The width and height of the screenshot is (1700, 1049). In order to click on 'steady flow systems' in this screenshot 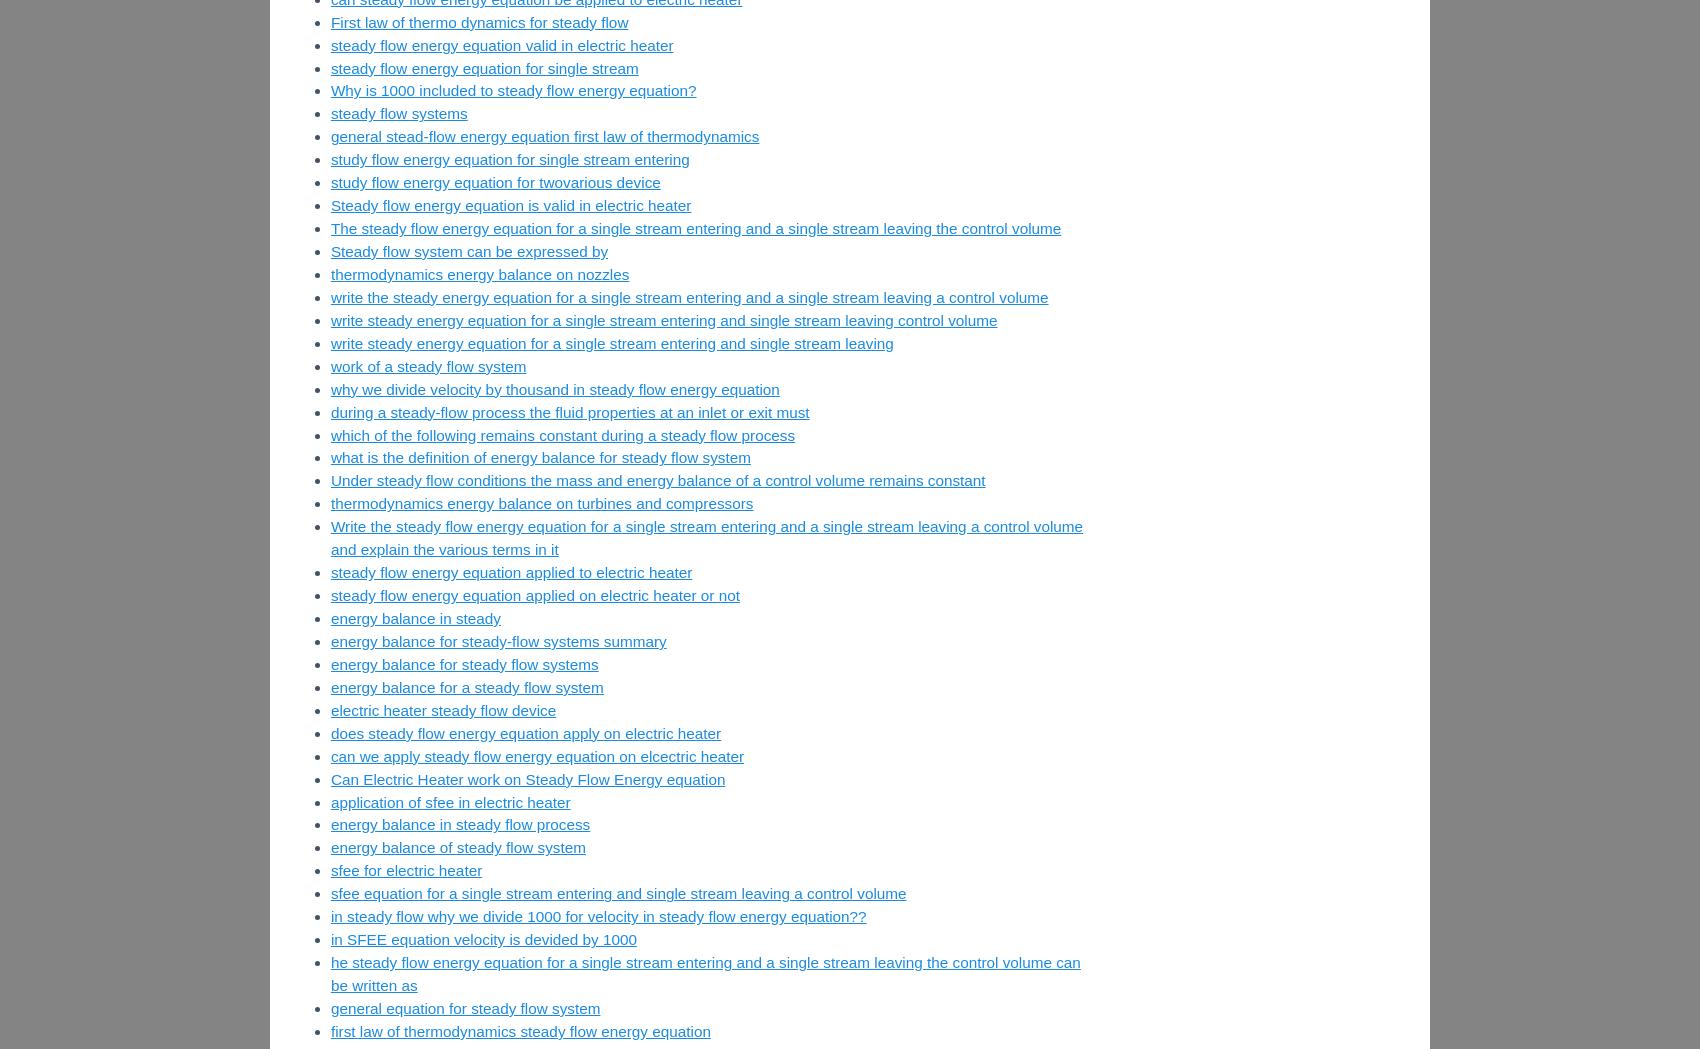, I will do `click(397, 112)`.